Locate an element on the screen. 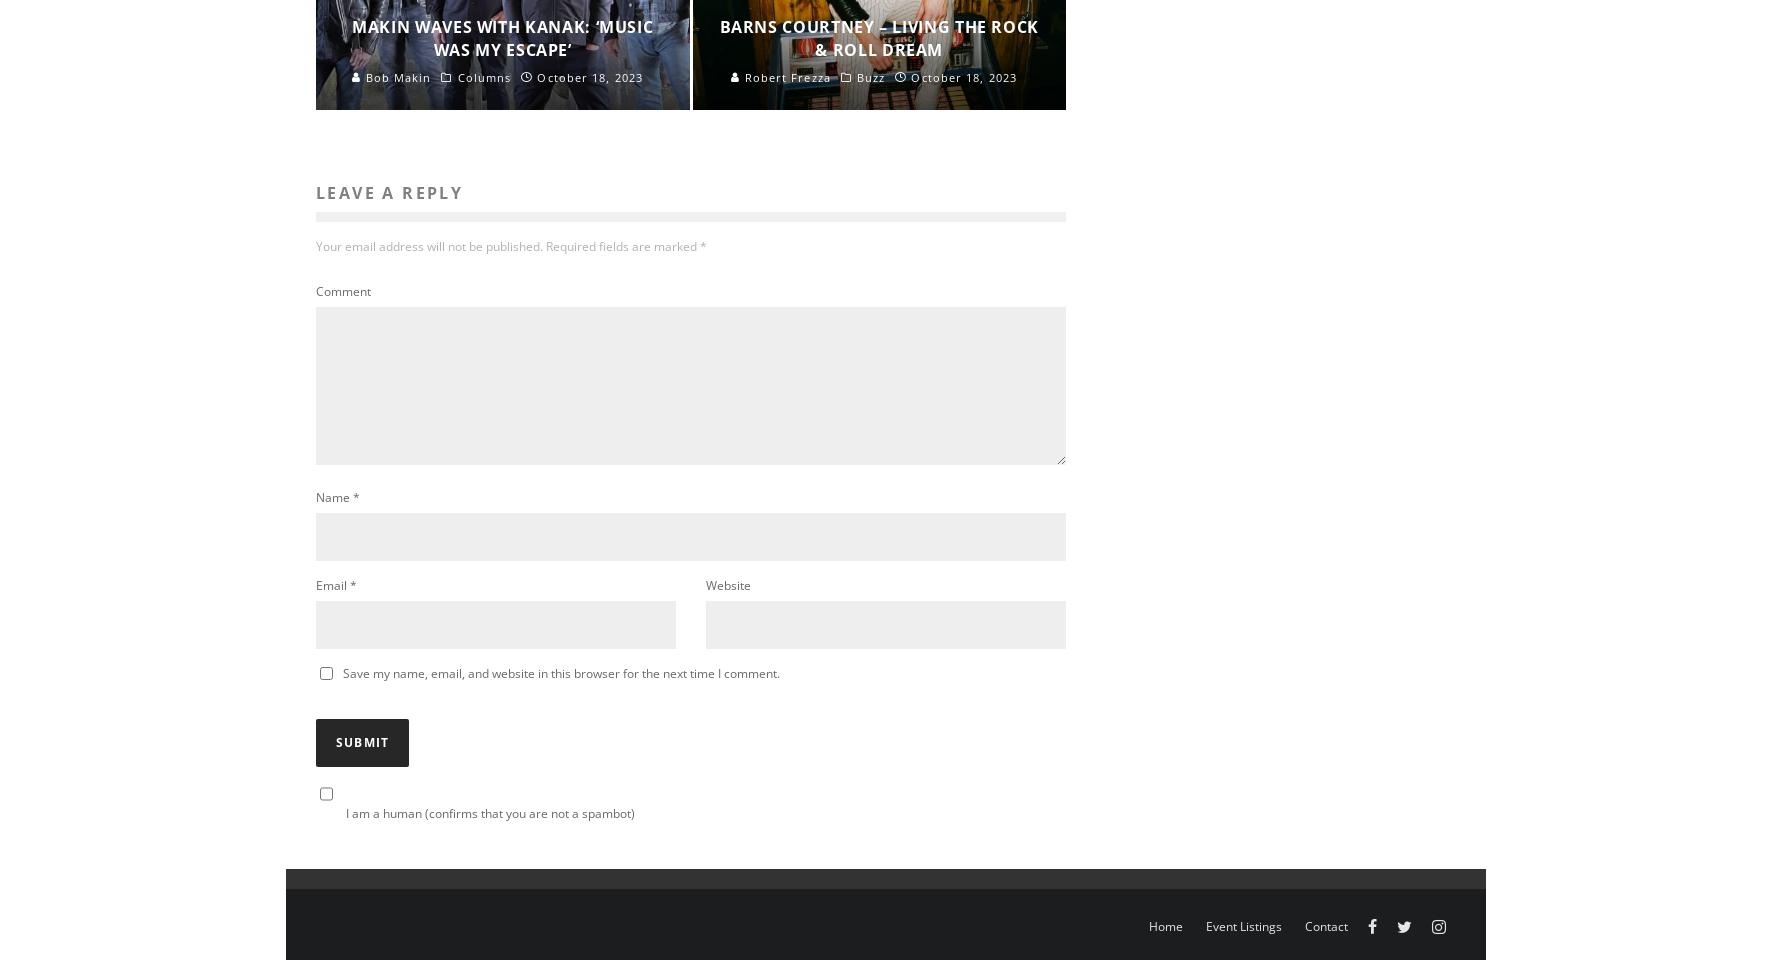 The image size is (1772, 960). 'Your email address will not be published.' is located at coordinates (314, 245).